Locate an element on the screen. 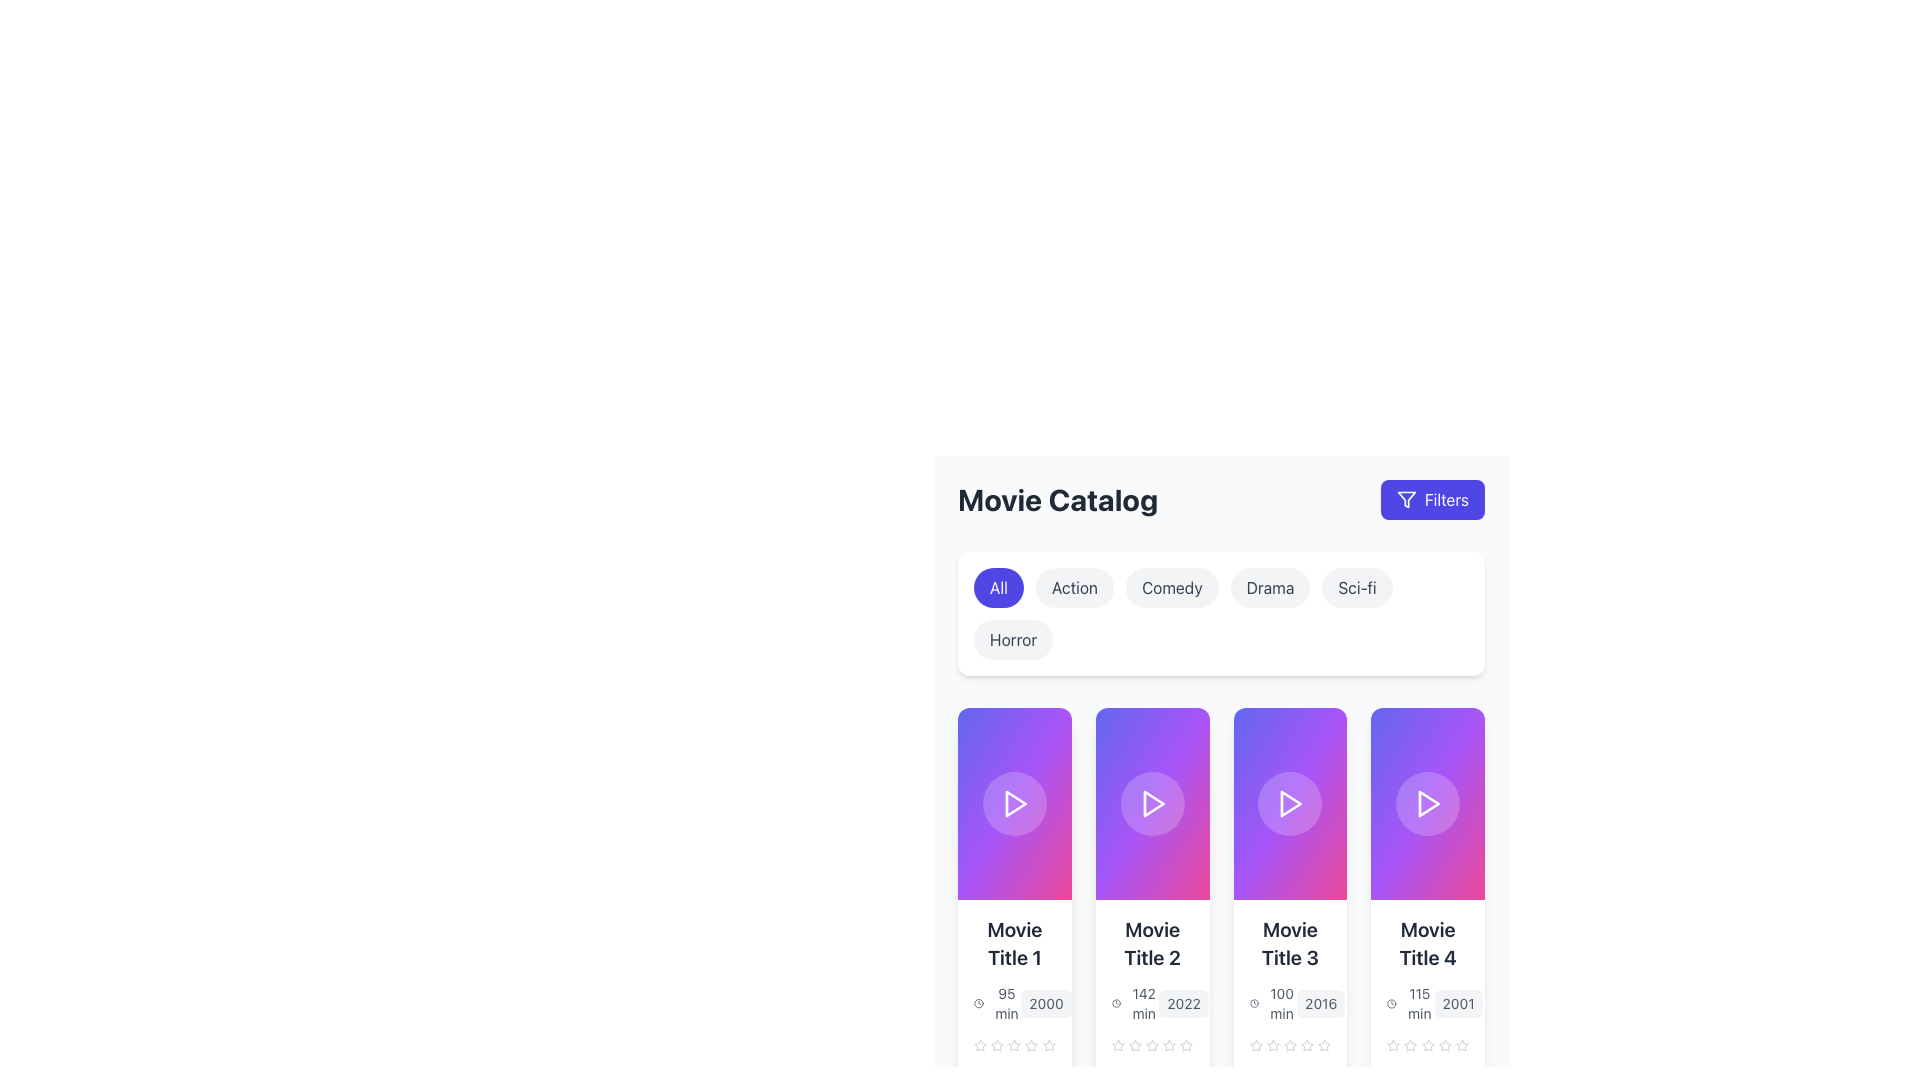 Image resolution: width=1920 pixels, height=1080 pixels. the triangular play icon with a white outline and purple gradient background, located in the first card of the carousel under the 'Movie Catalog' title is located at coordinates (1014, 802).